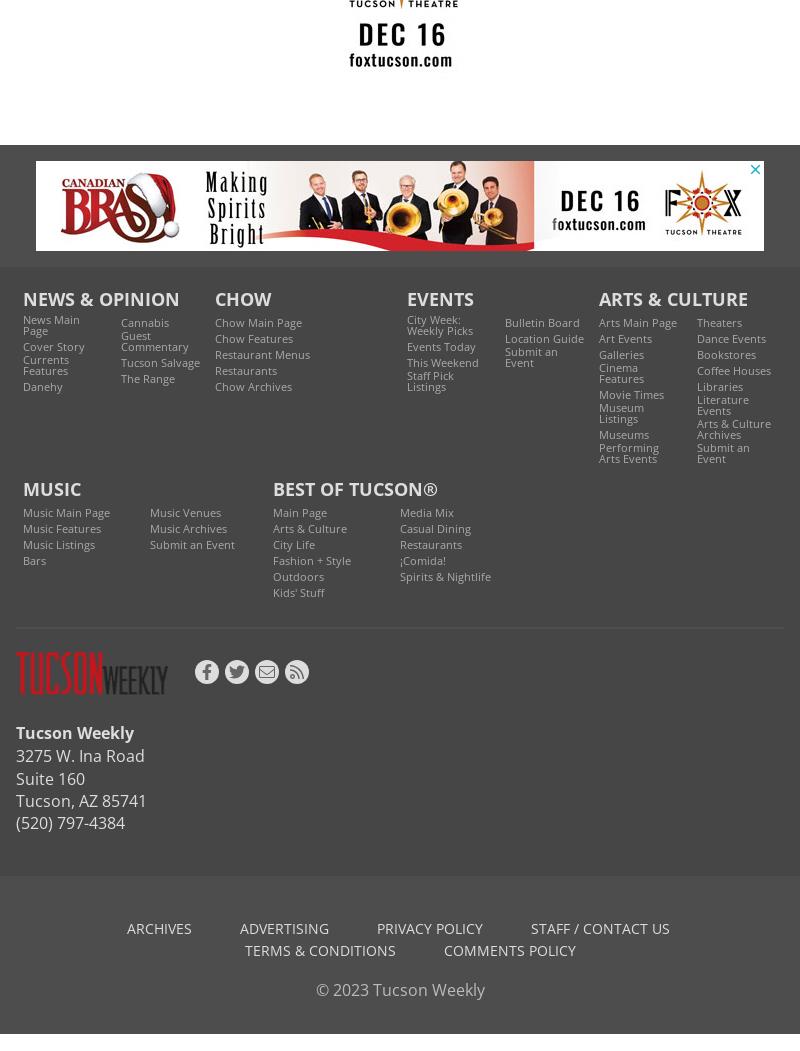 Image resolution: width=800 pixels, height=1051 pixels. I want to click on 'Galleries', so click(621, 354).